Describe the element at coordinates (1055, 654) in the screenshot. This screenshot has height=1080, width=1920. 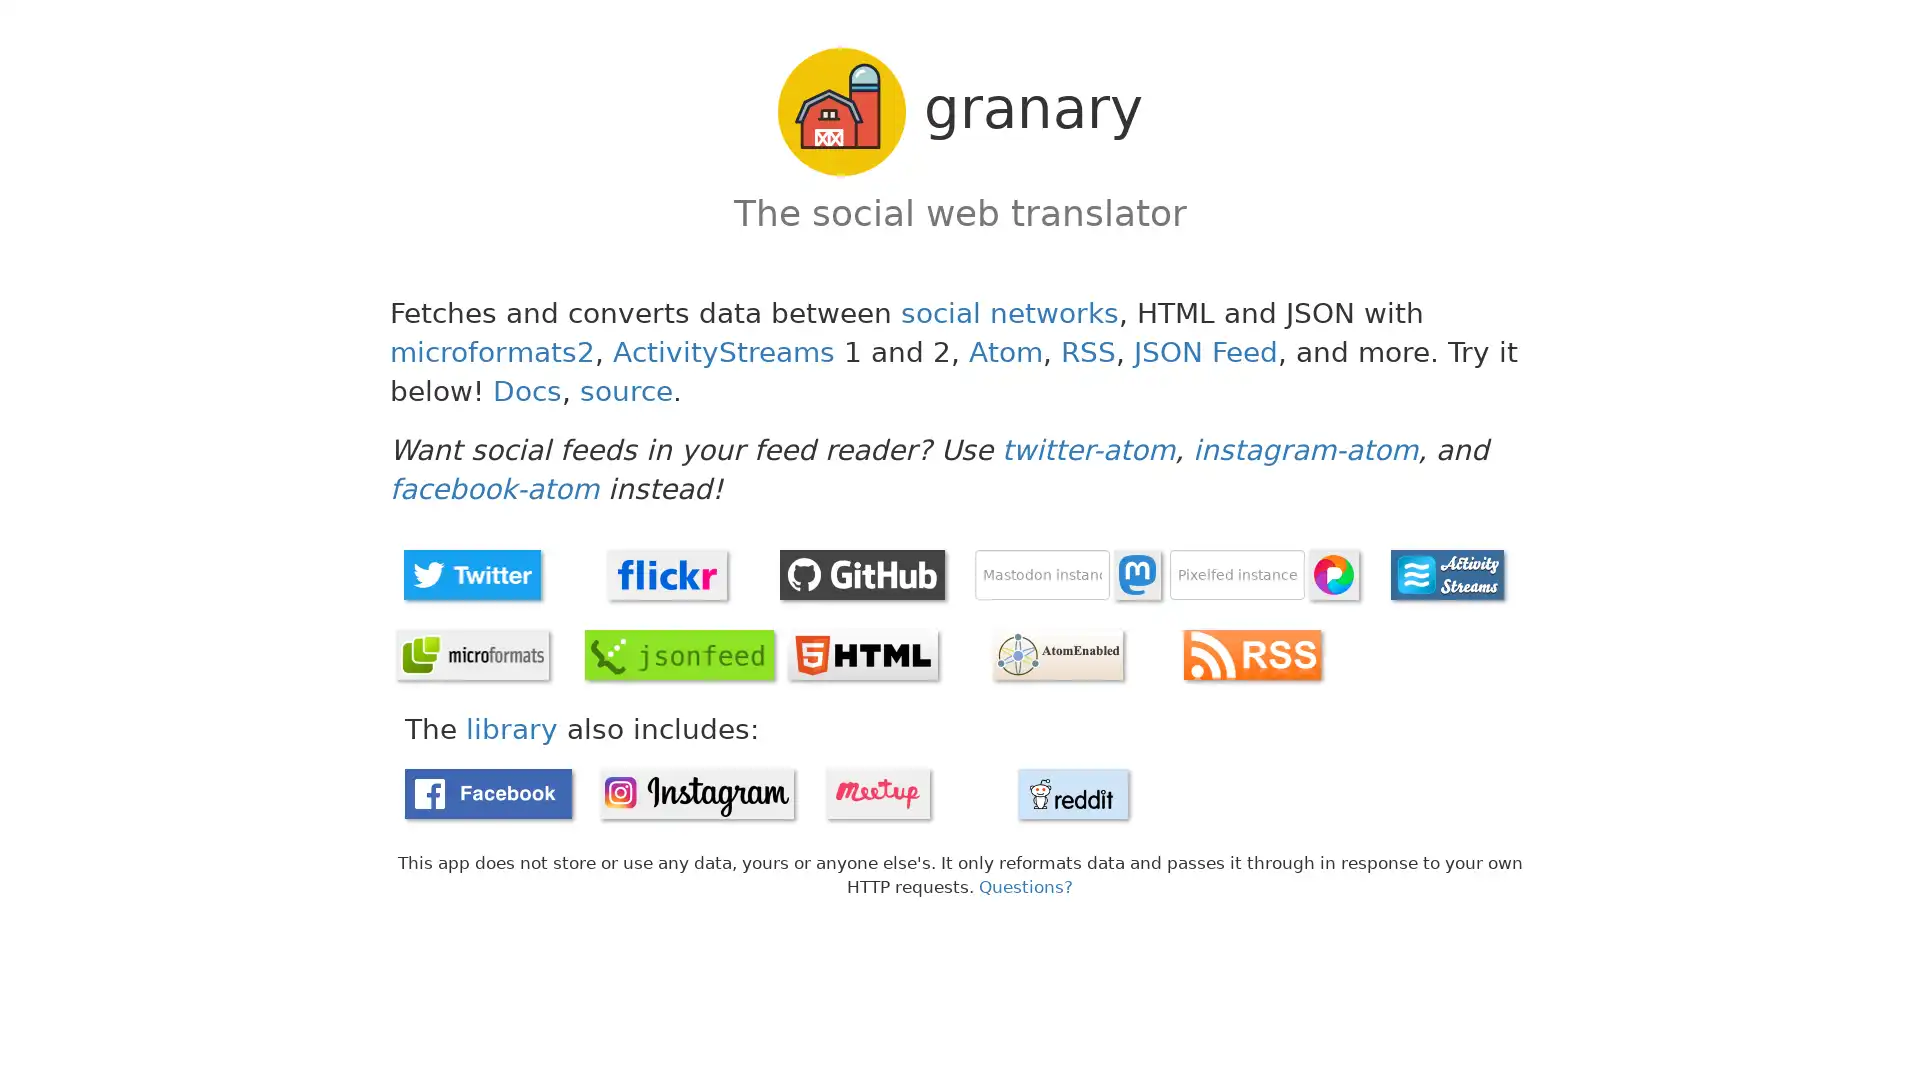
I see `Atom` at that location.